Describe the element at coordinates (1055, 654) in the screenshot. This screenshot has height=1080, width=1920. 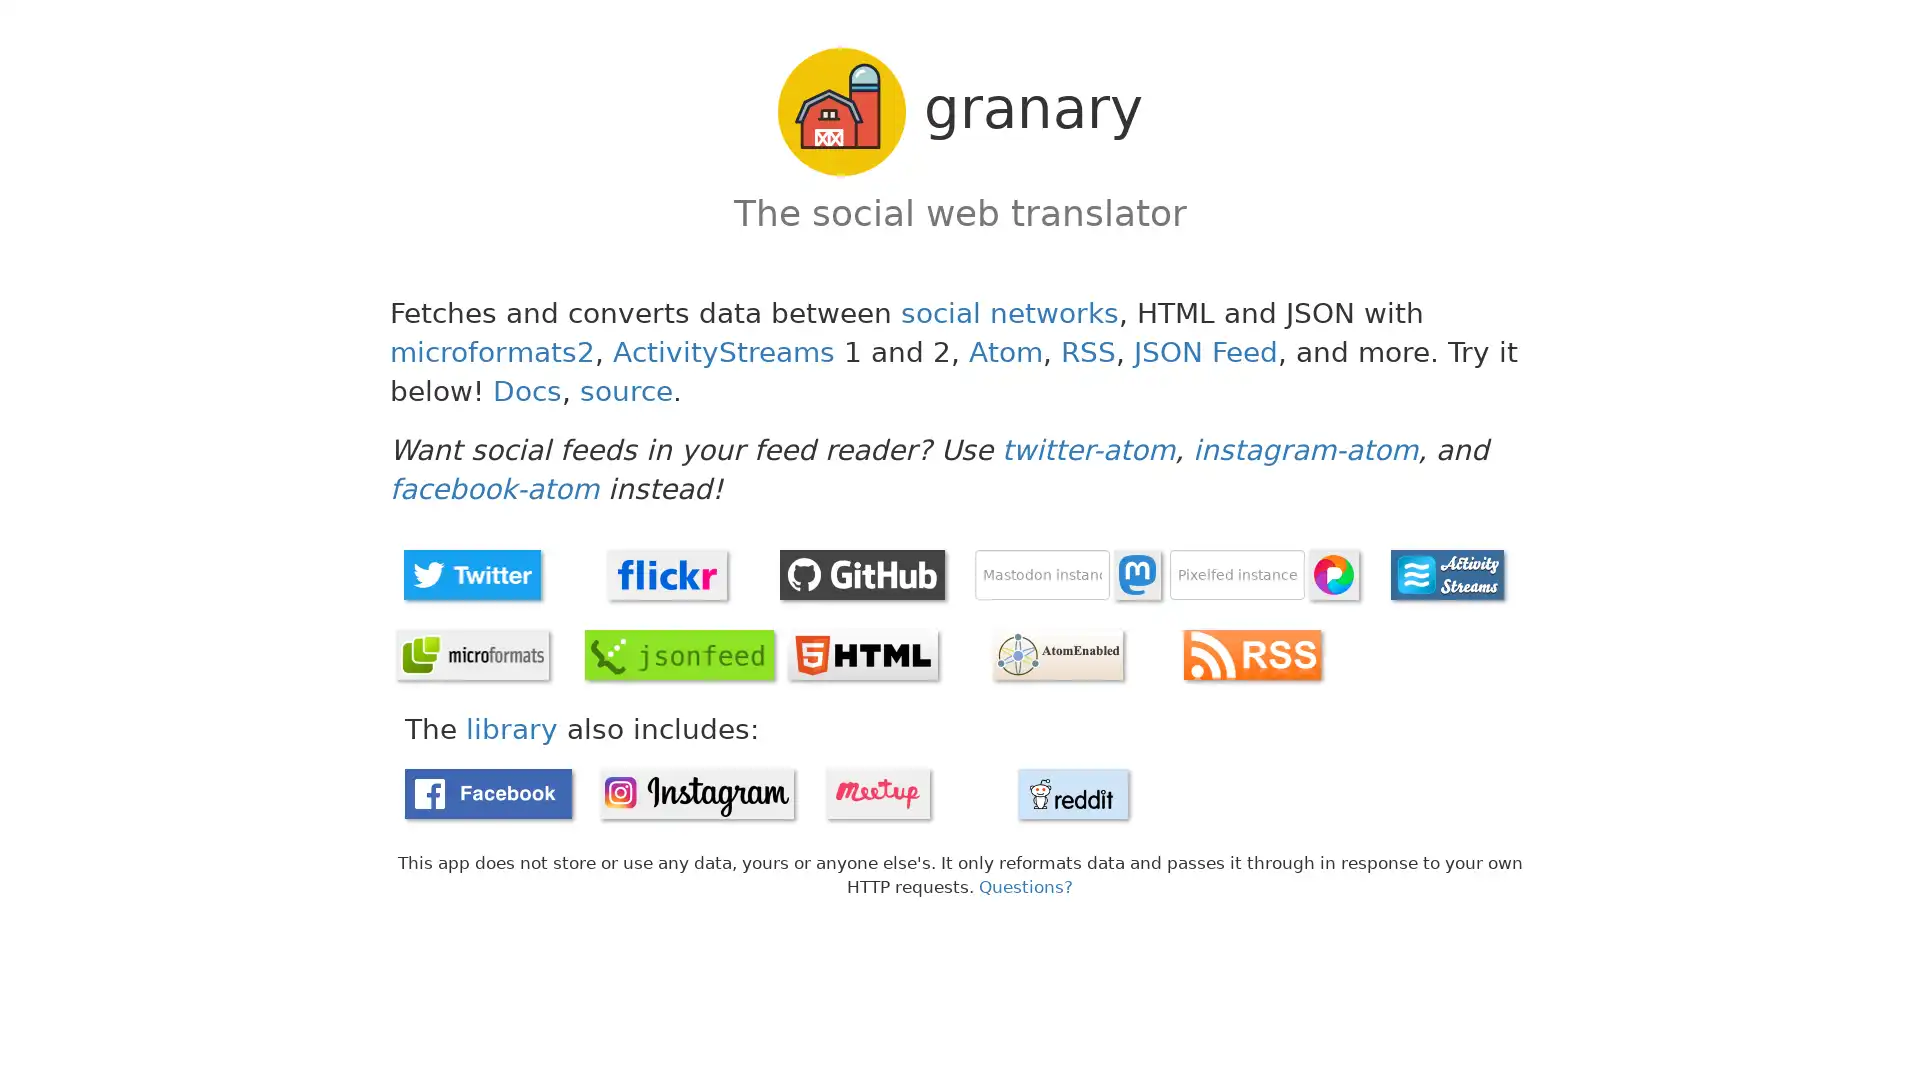
I see `Atom` at that location.